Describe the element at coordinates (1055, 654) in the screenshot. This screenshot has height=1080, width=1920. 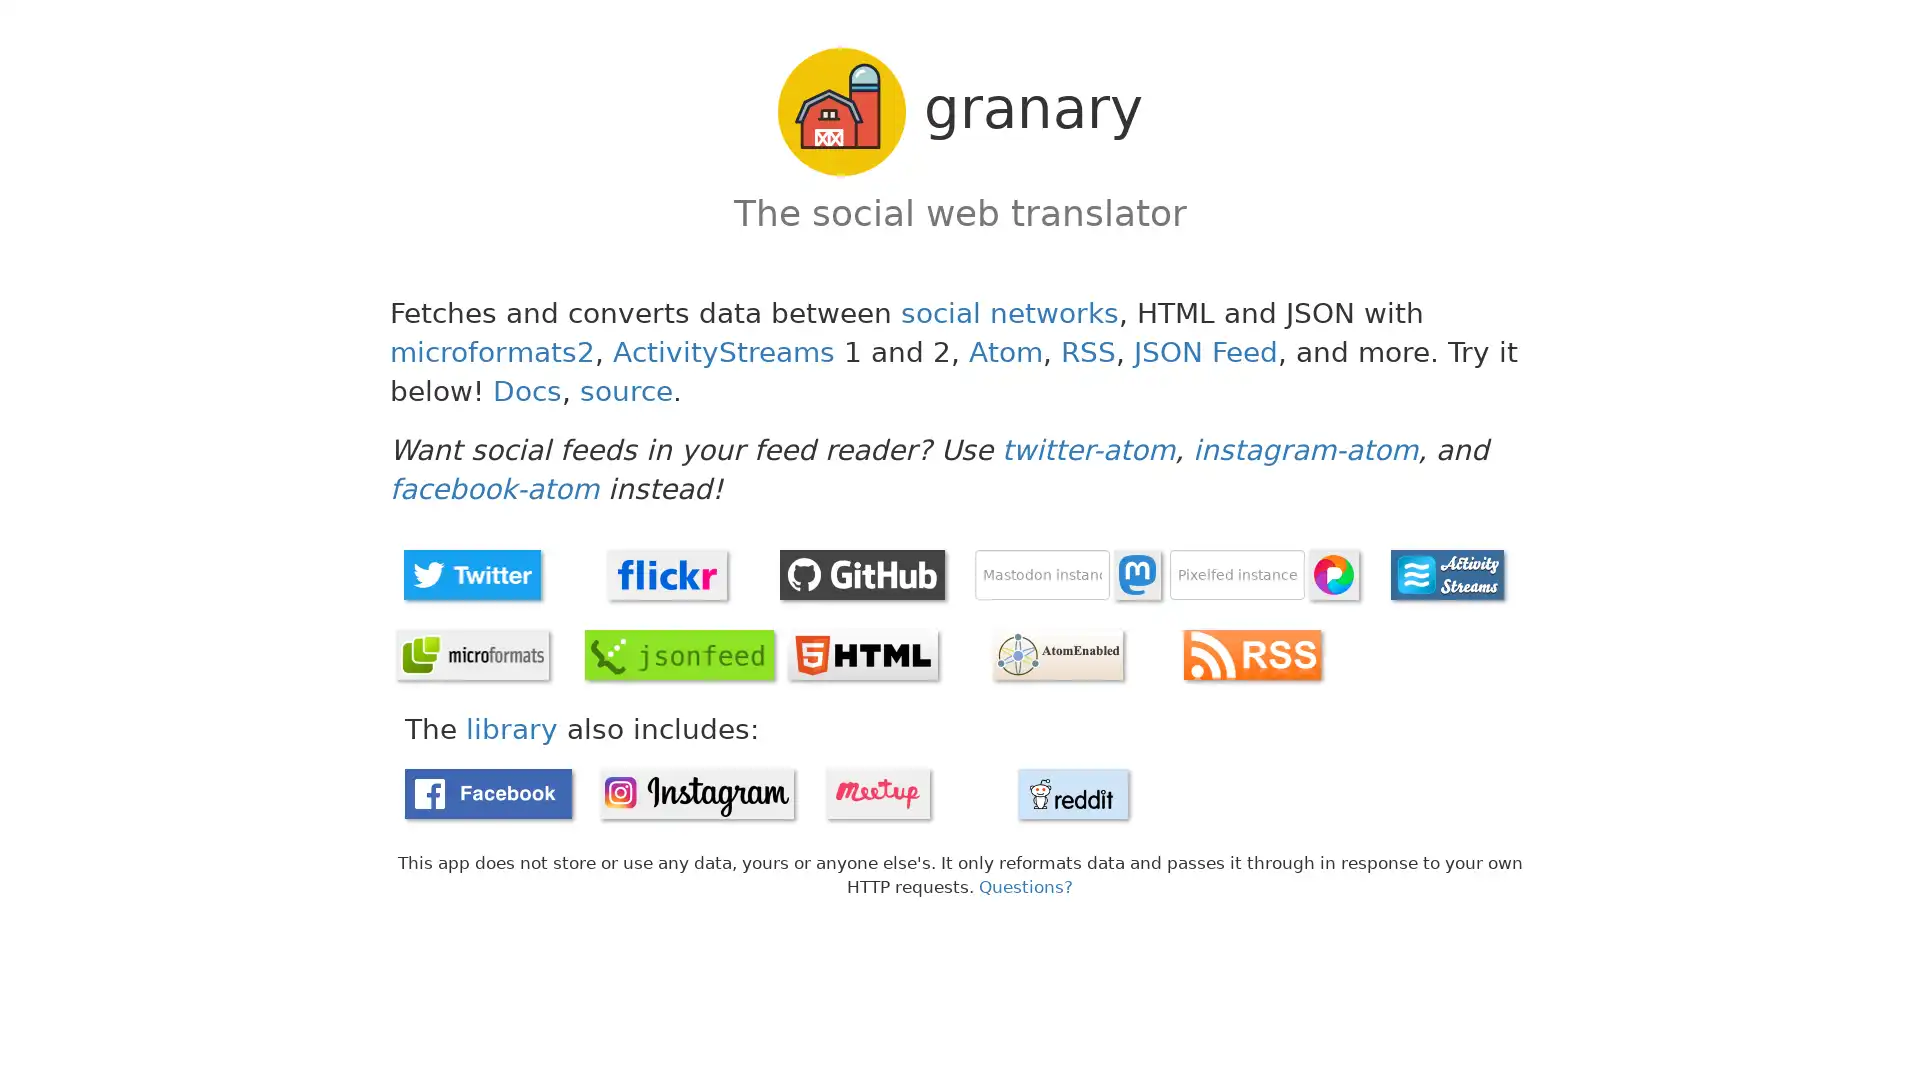
I see `Atom` at that location.